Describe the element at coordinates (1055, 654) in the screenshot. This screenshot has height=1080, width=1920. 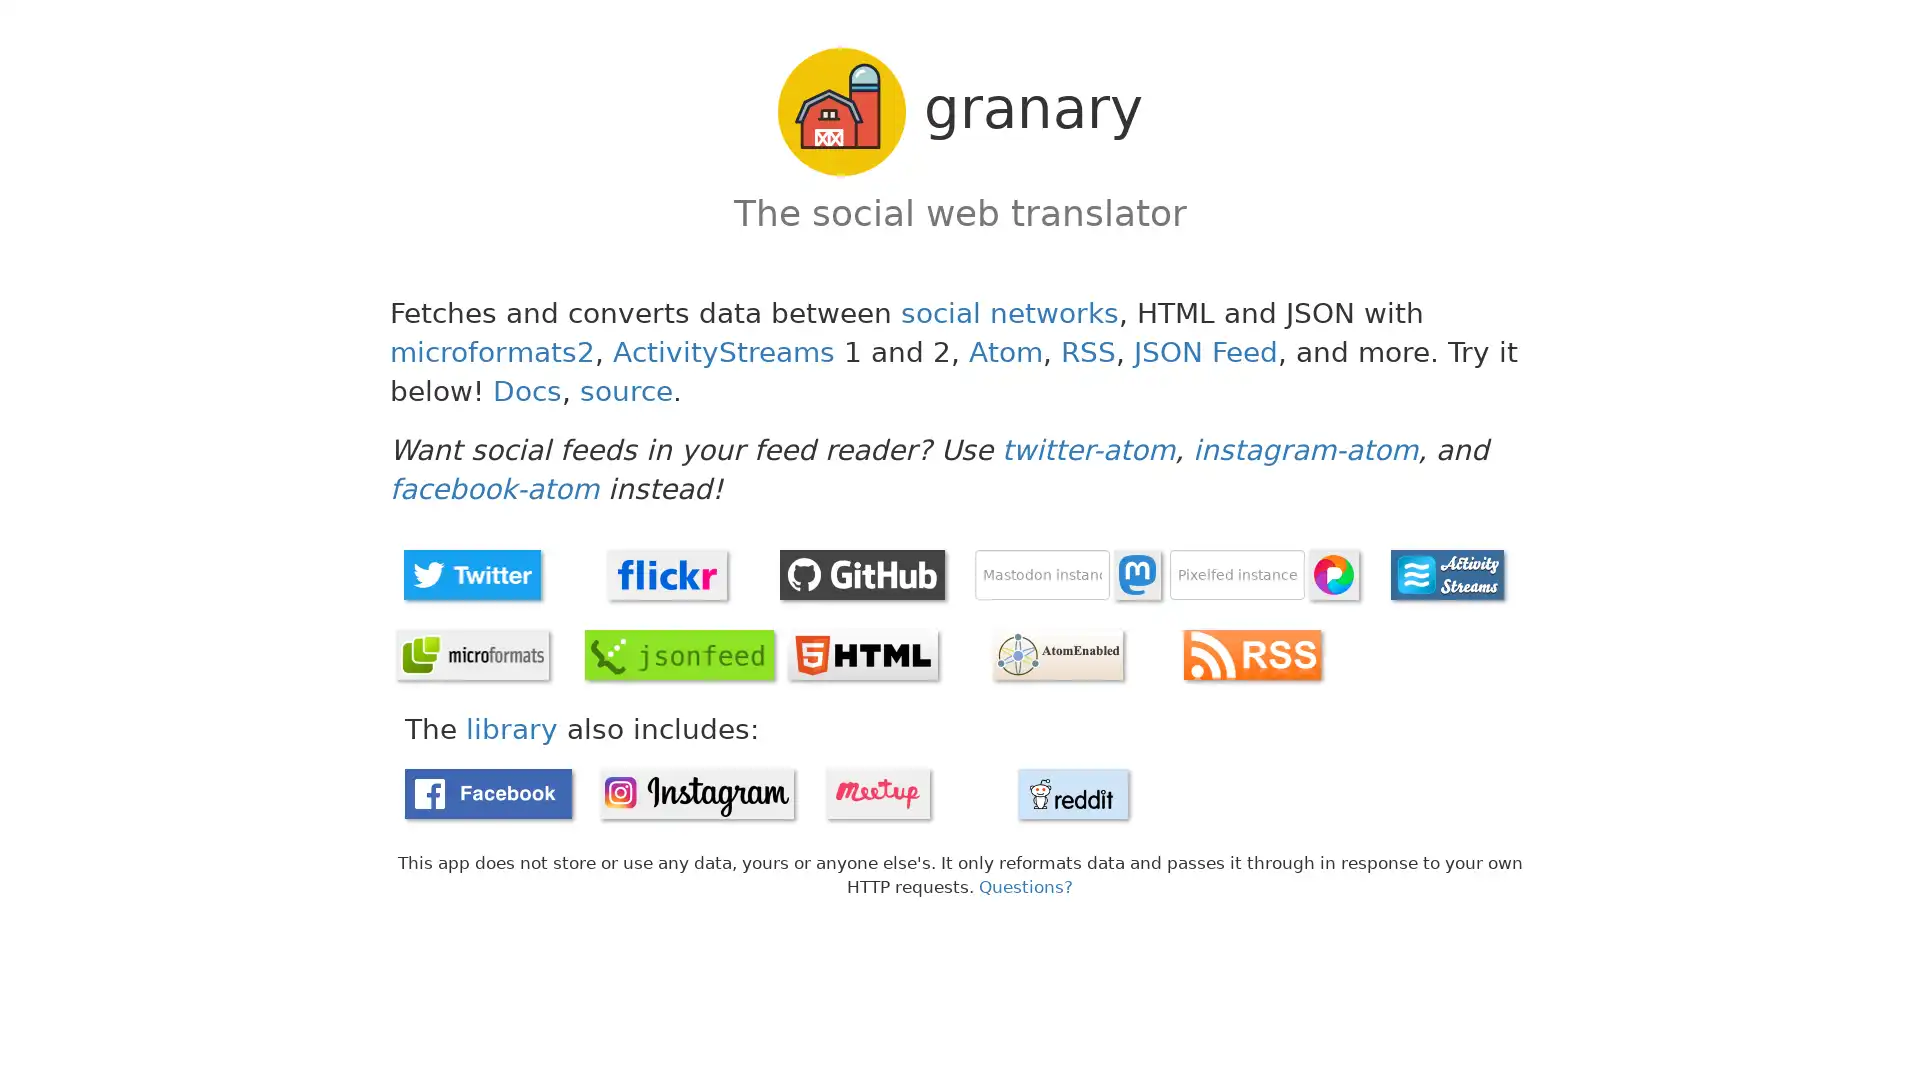
I see `Atom` at that location.